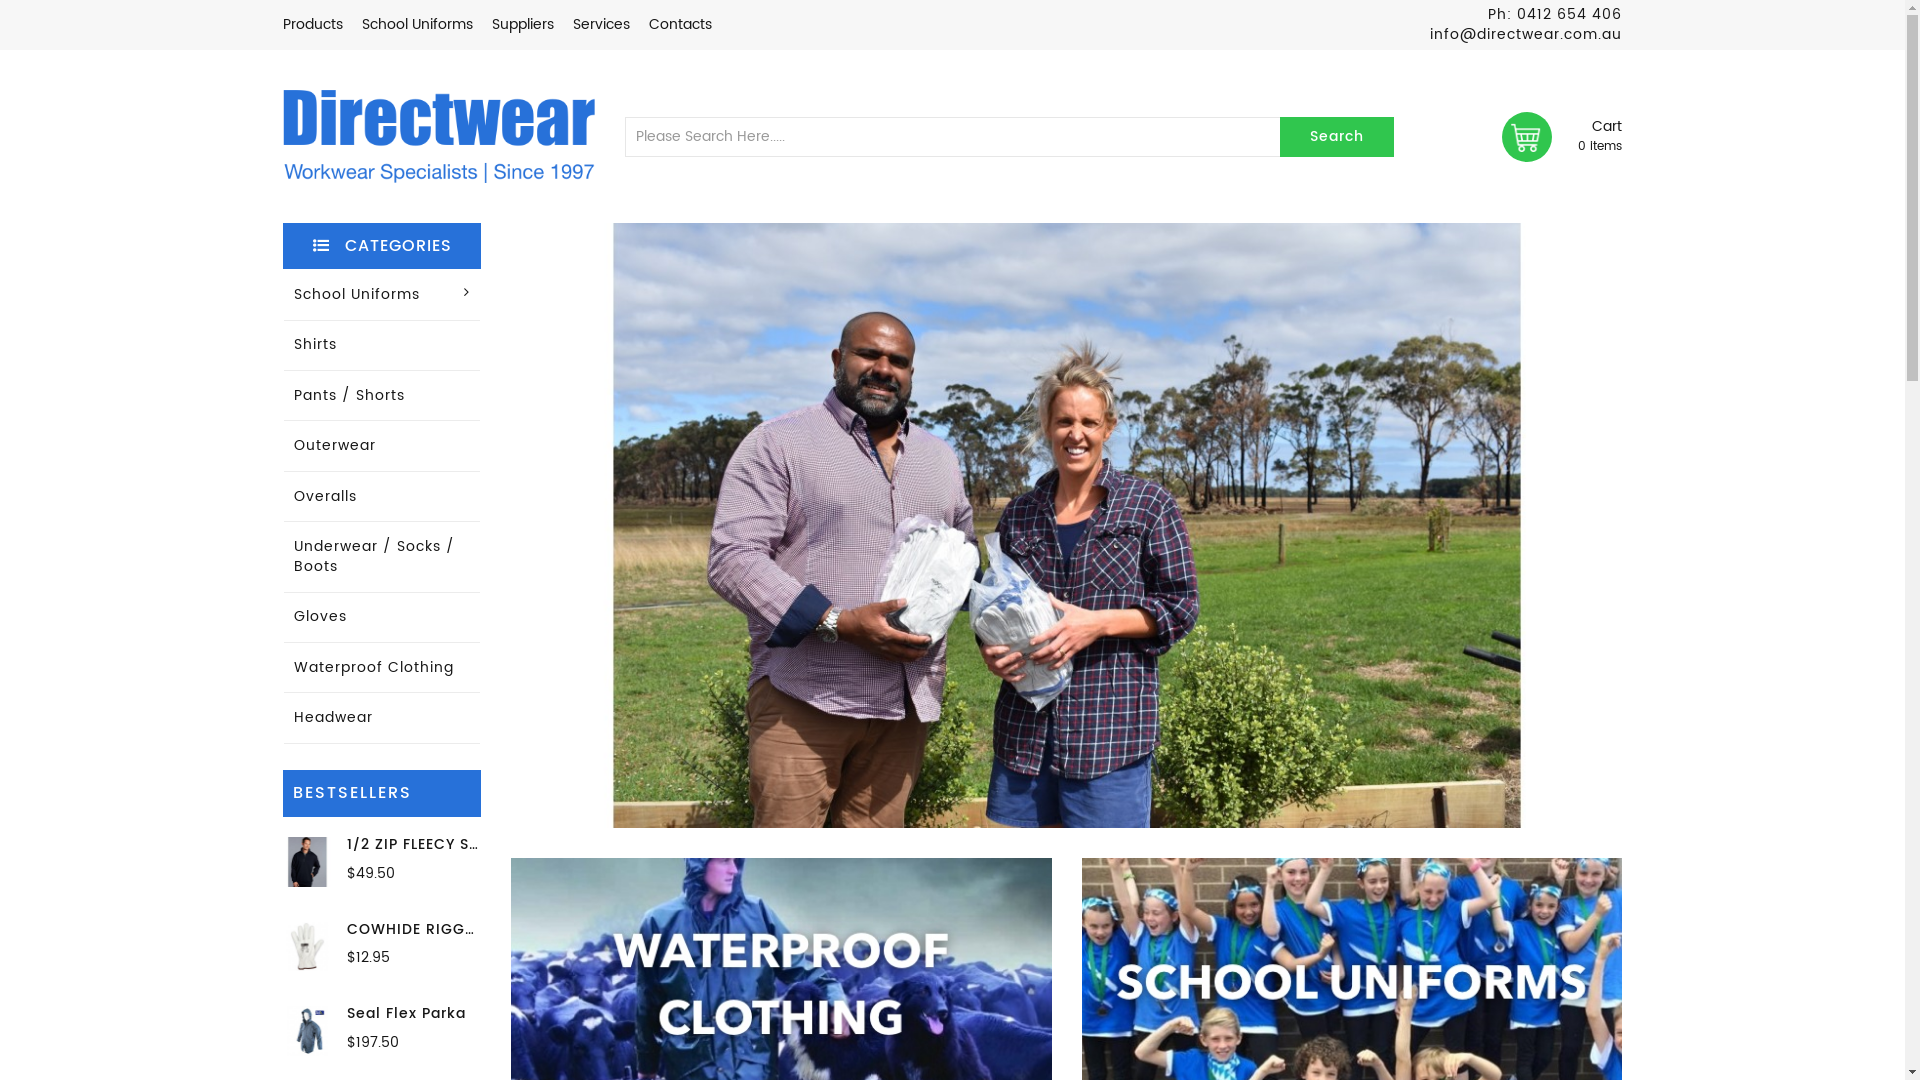 This screenshot has height=1080, width=1920. I want to click on 'COWHIDE RIGGER GLOVES', so click(281, 946).